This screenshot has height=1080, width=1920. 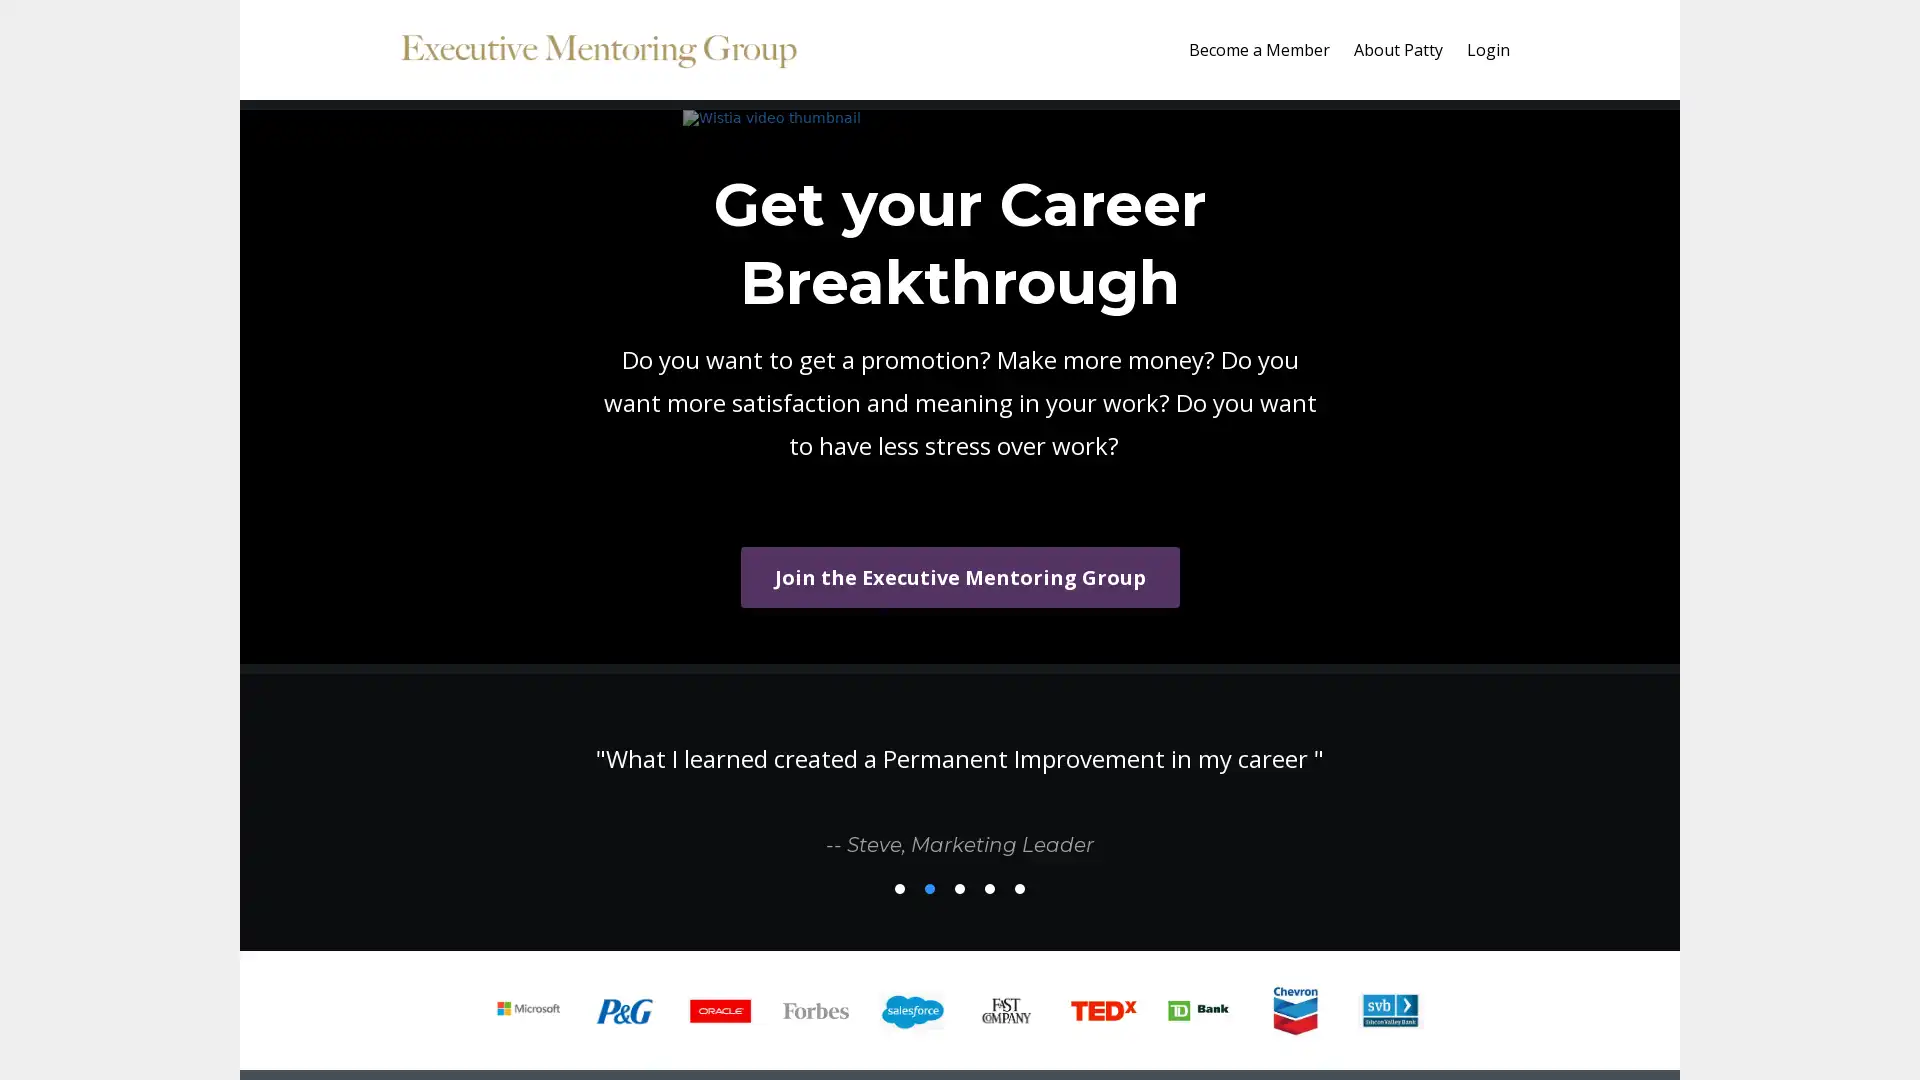 I want to click on 1, so click(x=899, y=886).